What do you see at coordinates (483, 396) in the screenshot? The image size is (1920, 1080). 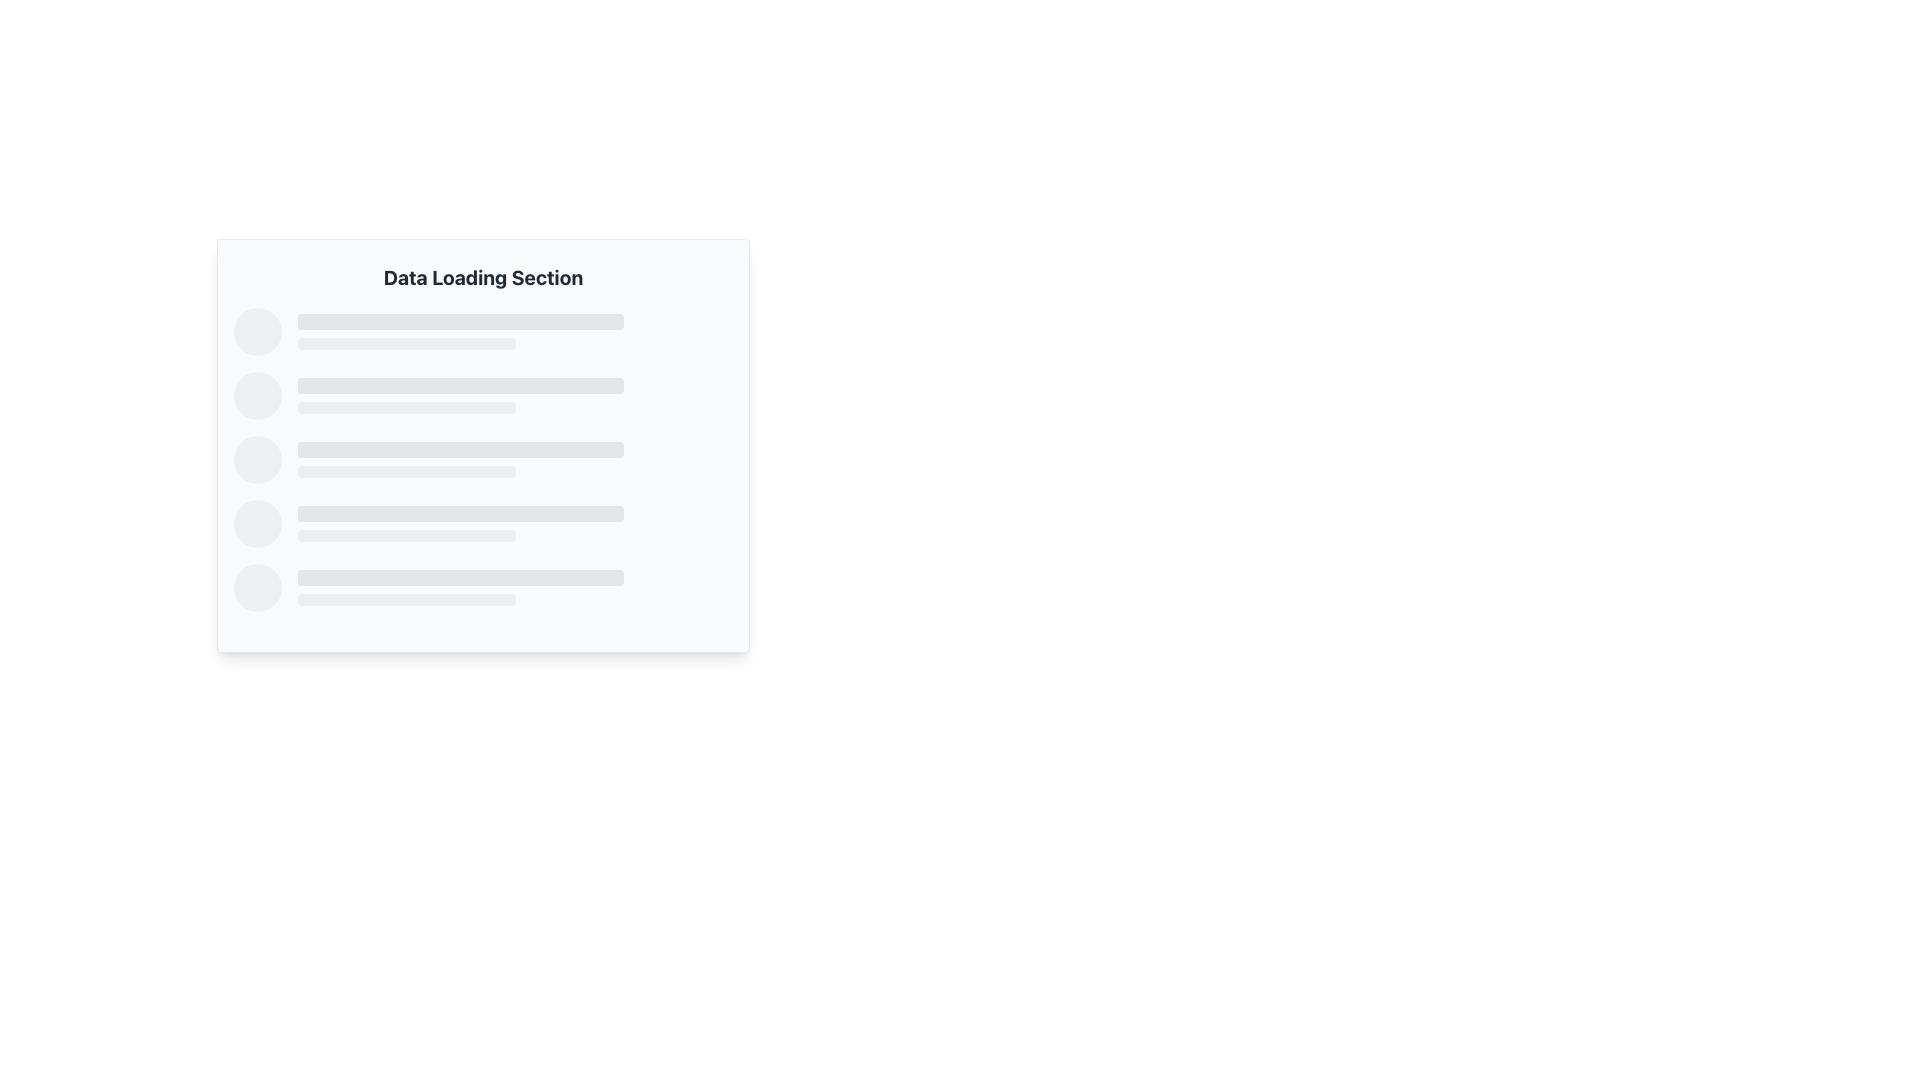 I see `the second Skeleton placeholder item in the loading UI, which visually indicates that content is being fetched, positioned vertically in the list between the first and third elements` at bounding box center [483, 396].